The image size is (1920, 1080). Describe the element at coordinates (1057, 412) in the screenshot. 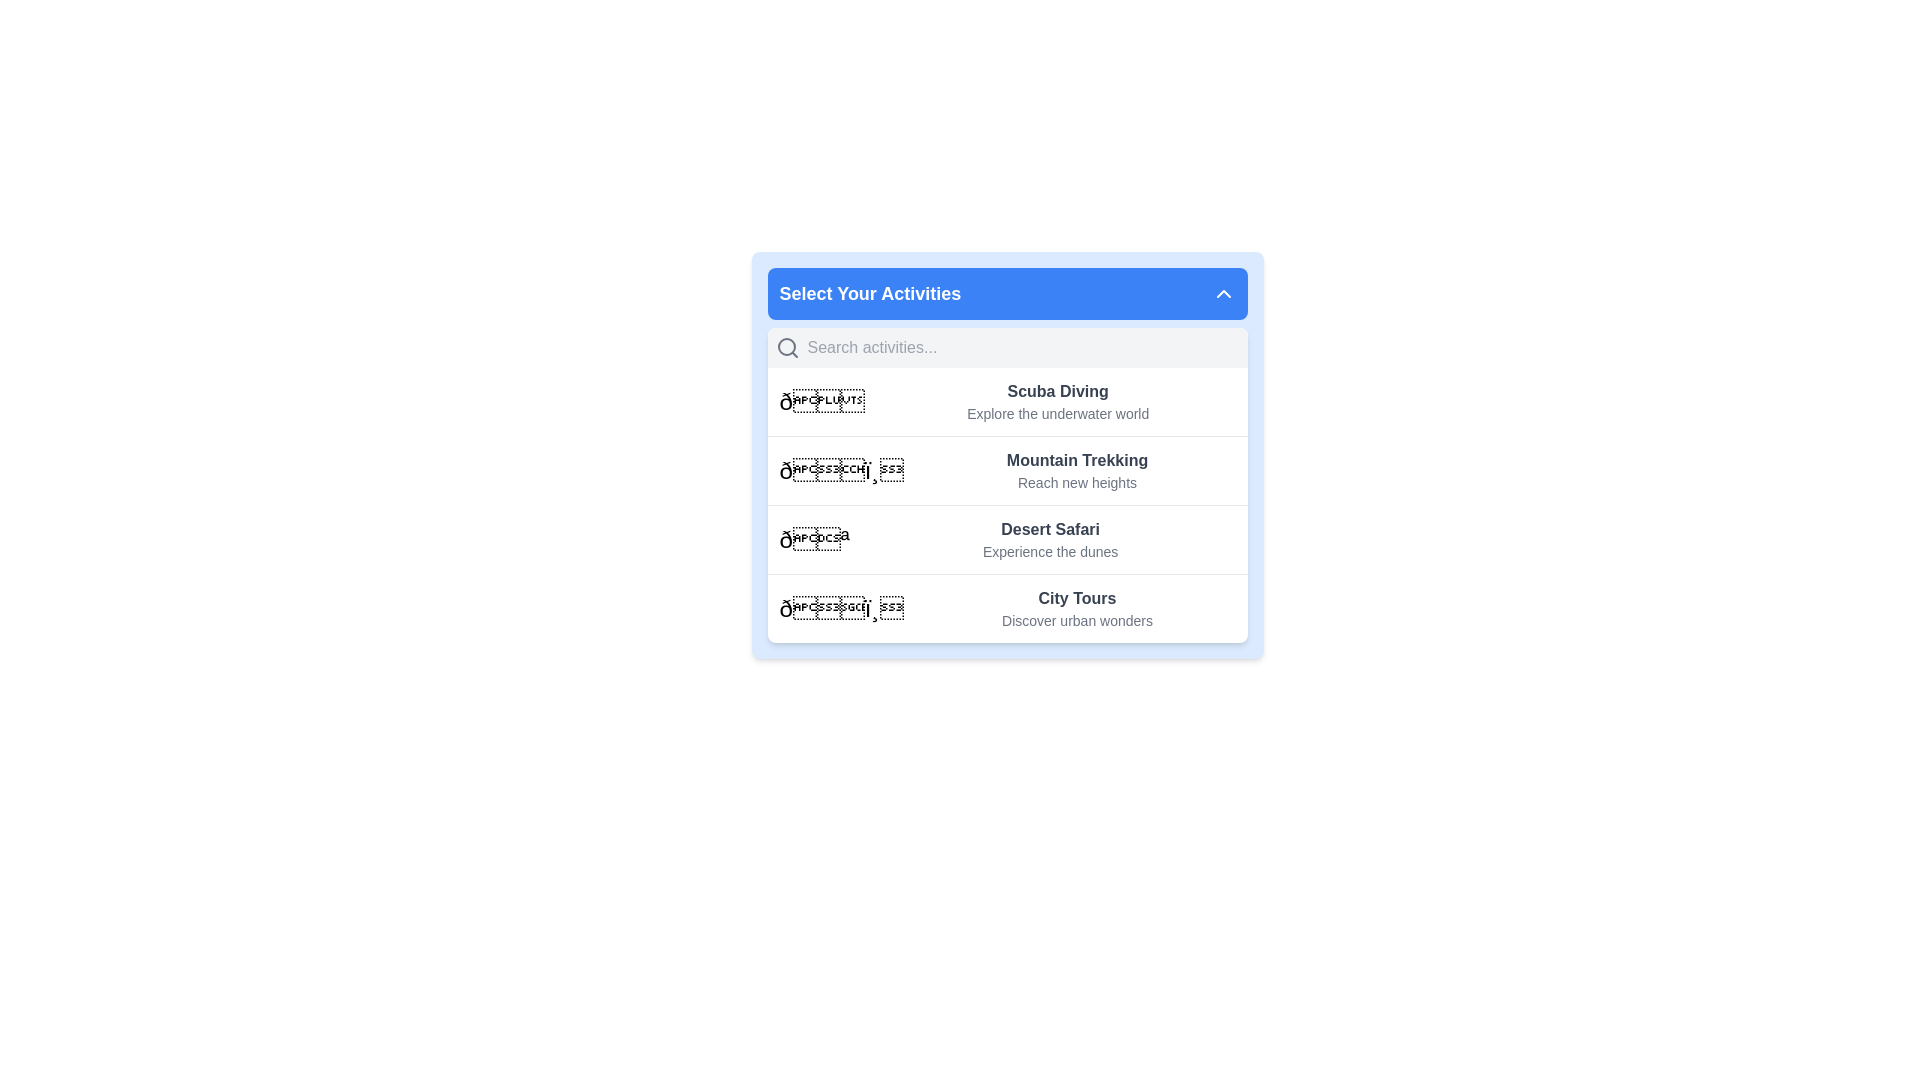

I see `the static text label that serves as a descriptive subtitle for the 'Scuba Diving' activity, located beneath the bolded title in the vertical list layout` at that location.